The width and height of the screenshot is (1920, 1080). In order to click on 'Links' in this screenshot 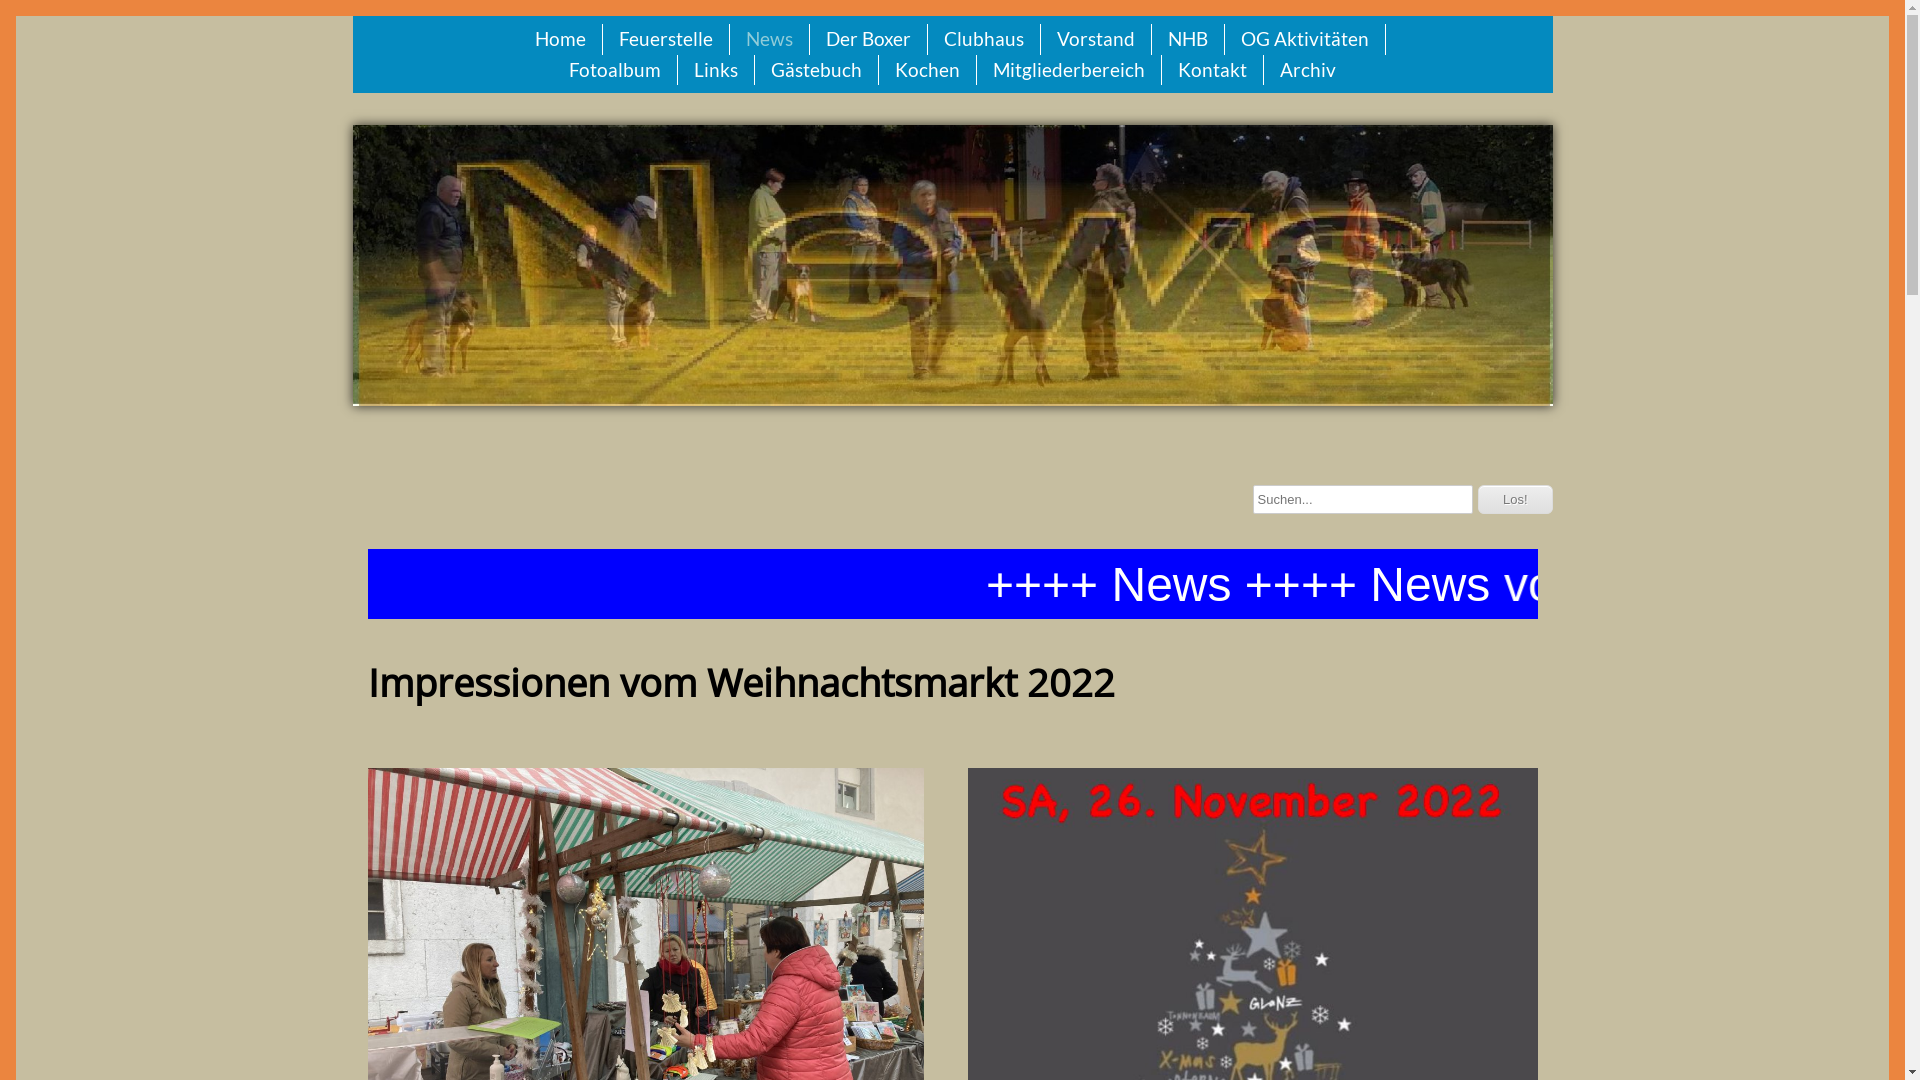, I will do `click(715, 69)`.